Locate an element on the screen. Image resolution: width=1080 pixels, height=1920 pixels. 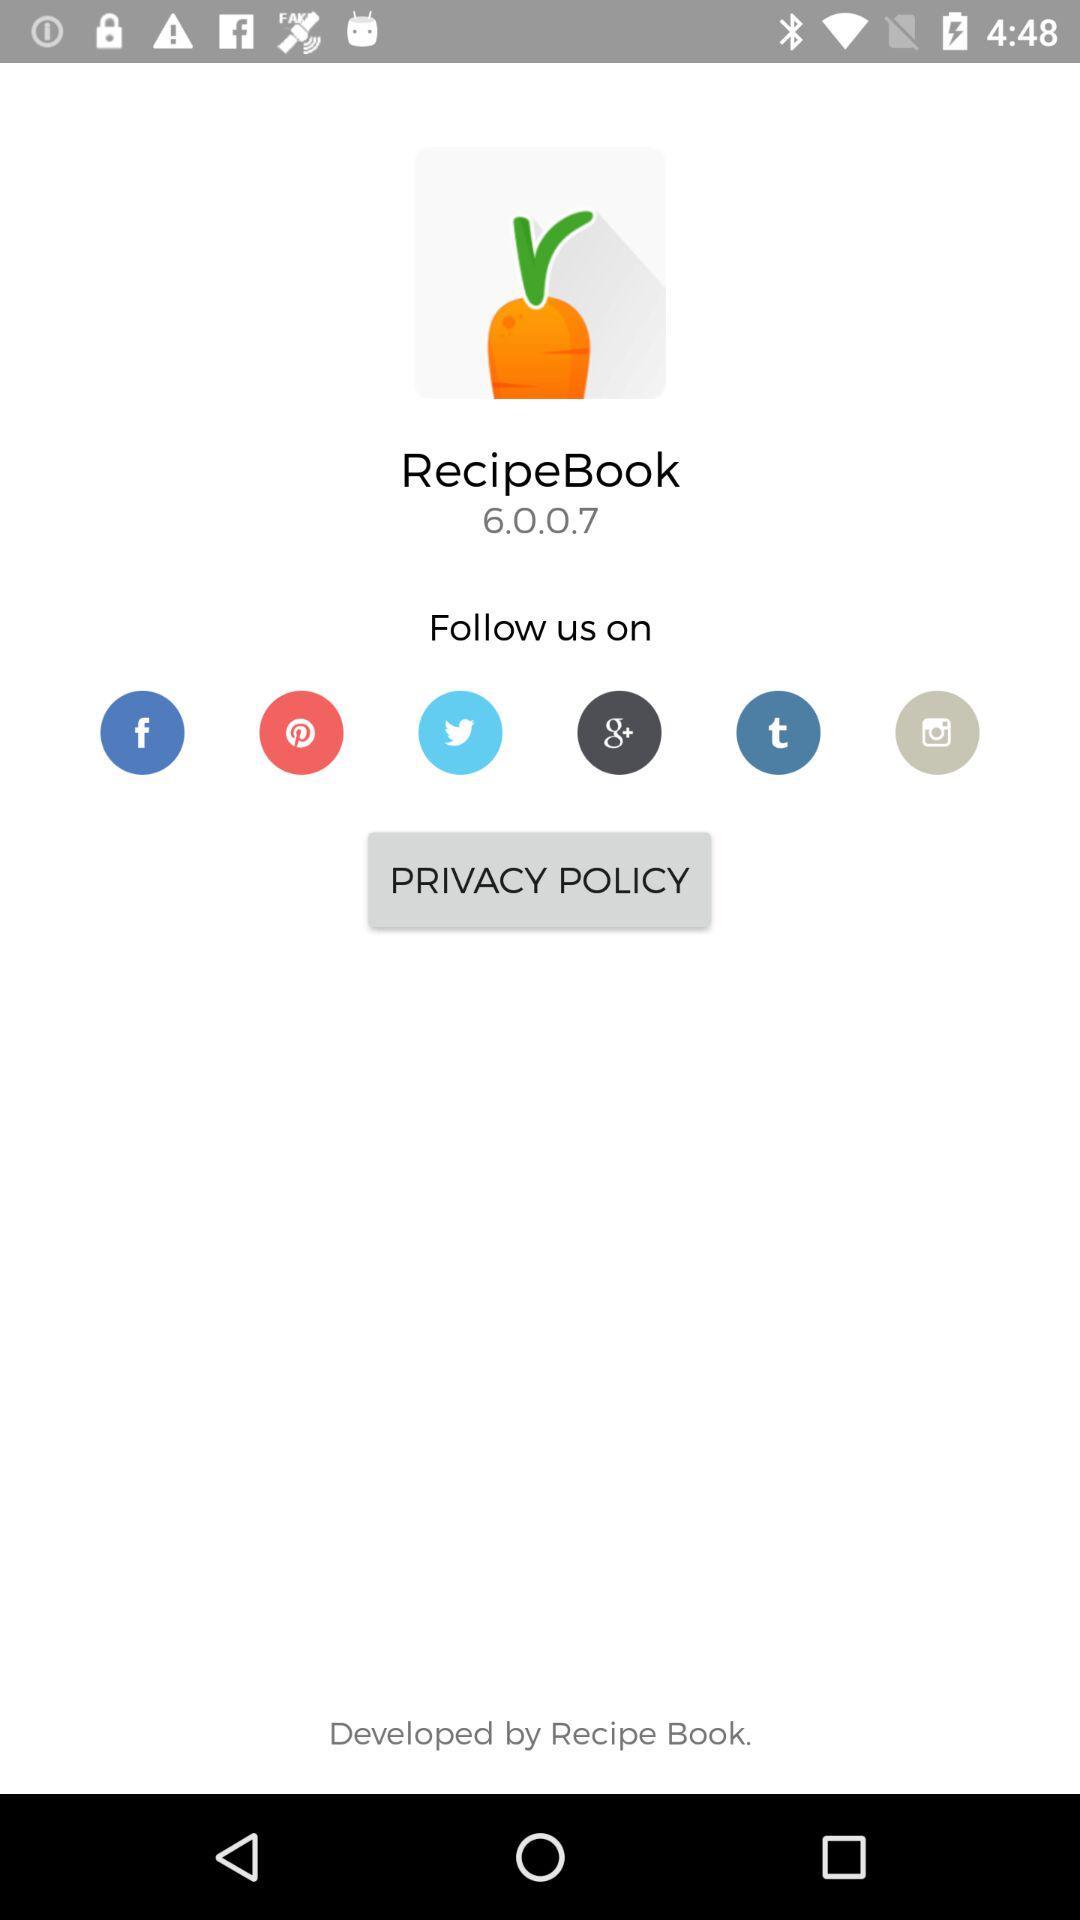
share to facebook is located at coordinates (141, 731).